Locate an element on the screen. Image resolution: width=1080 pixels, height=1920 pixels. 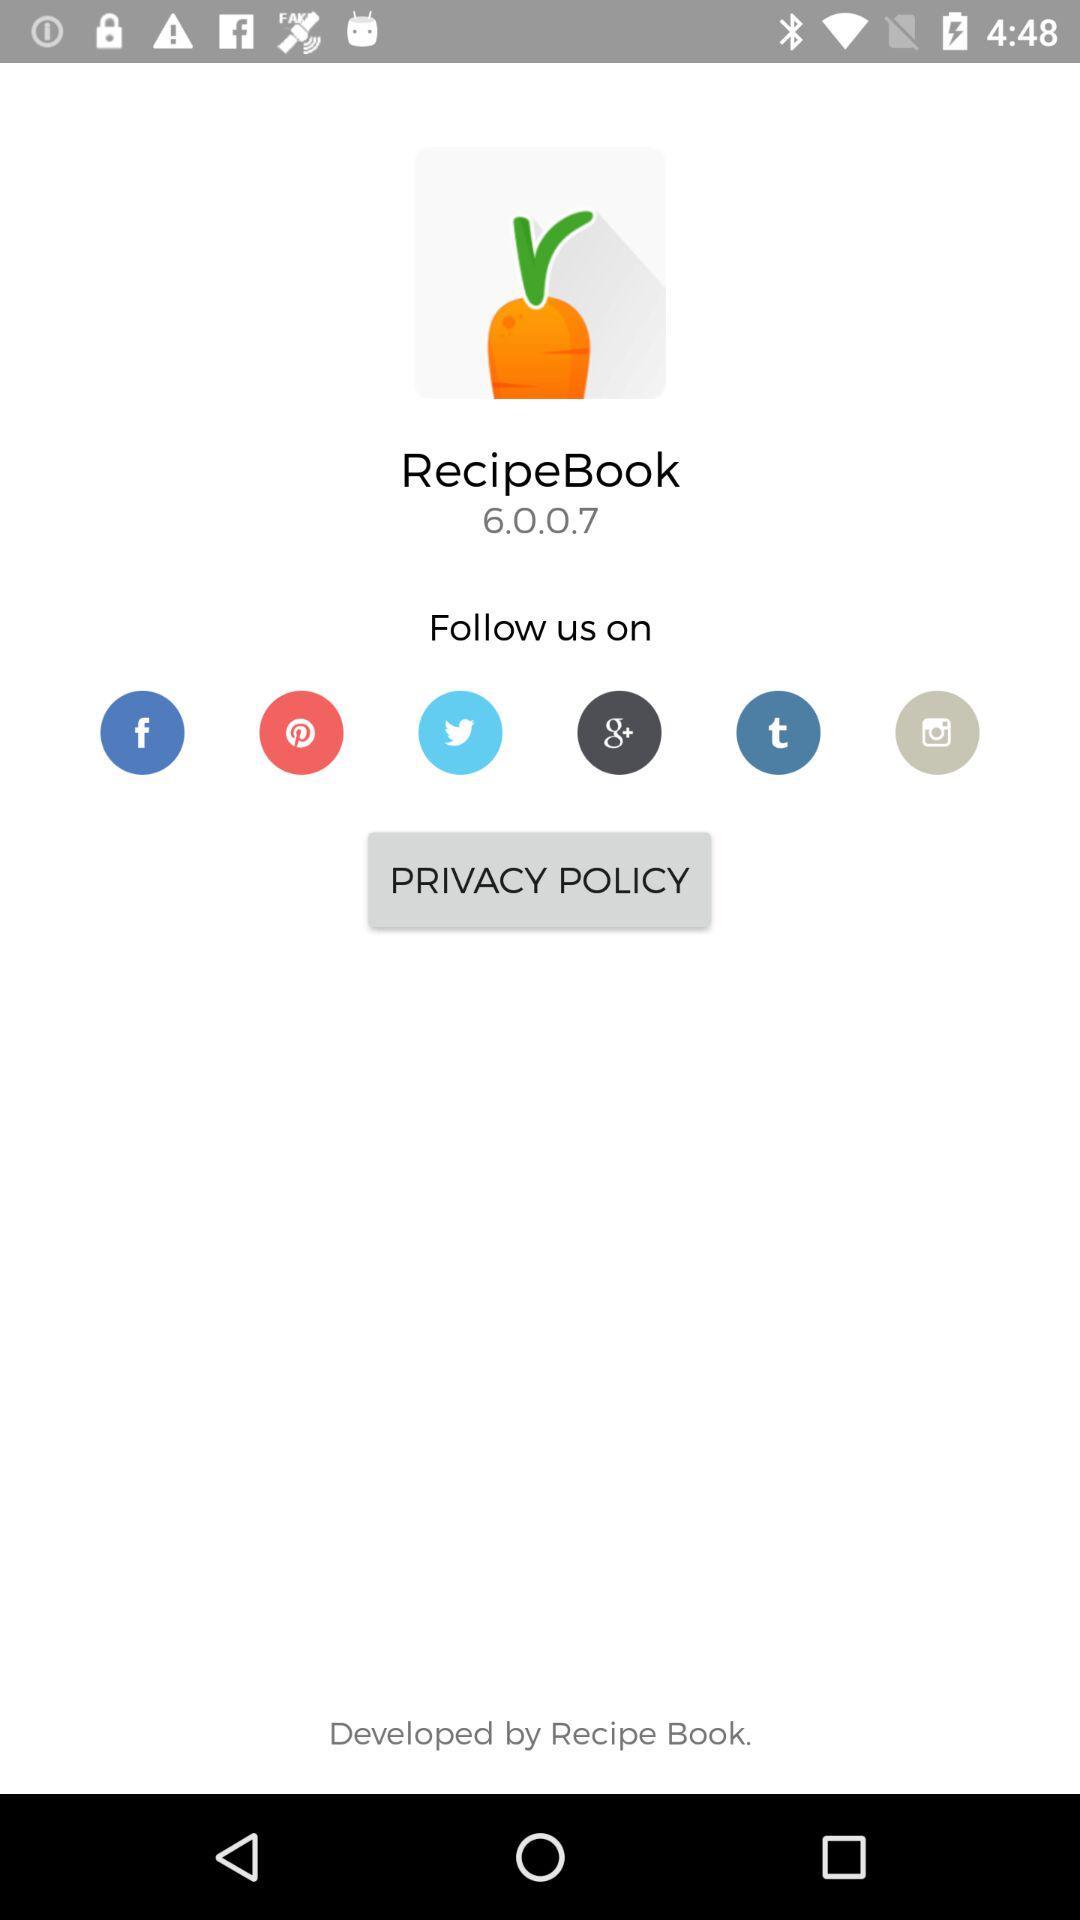
share to facebook is located at coordinates (141, 731).